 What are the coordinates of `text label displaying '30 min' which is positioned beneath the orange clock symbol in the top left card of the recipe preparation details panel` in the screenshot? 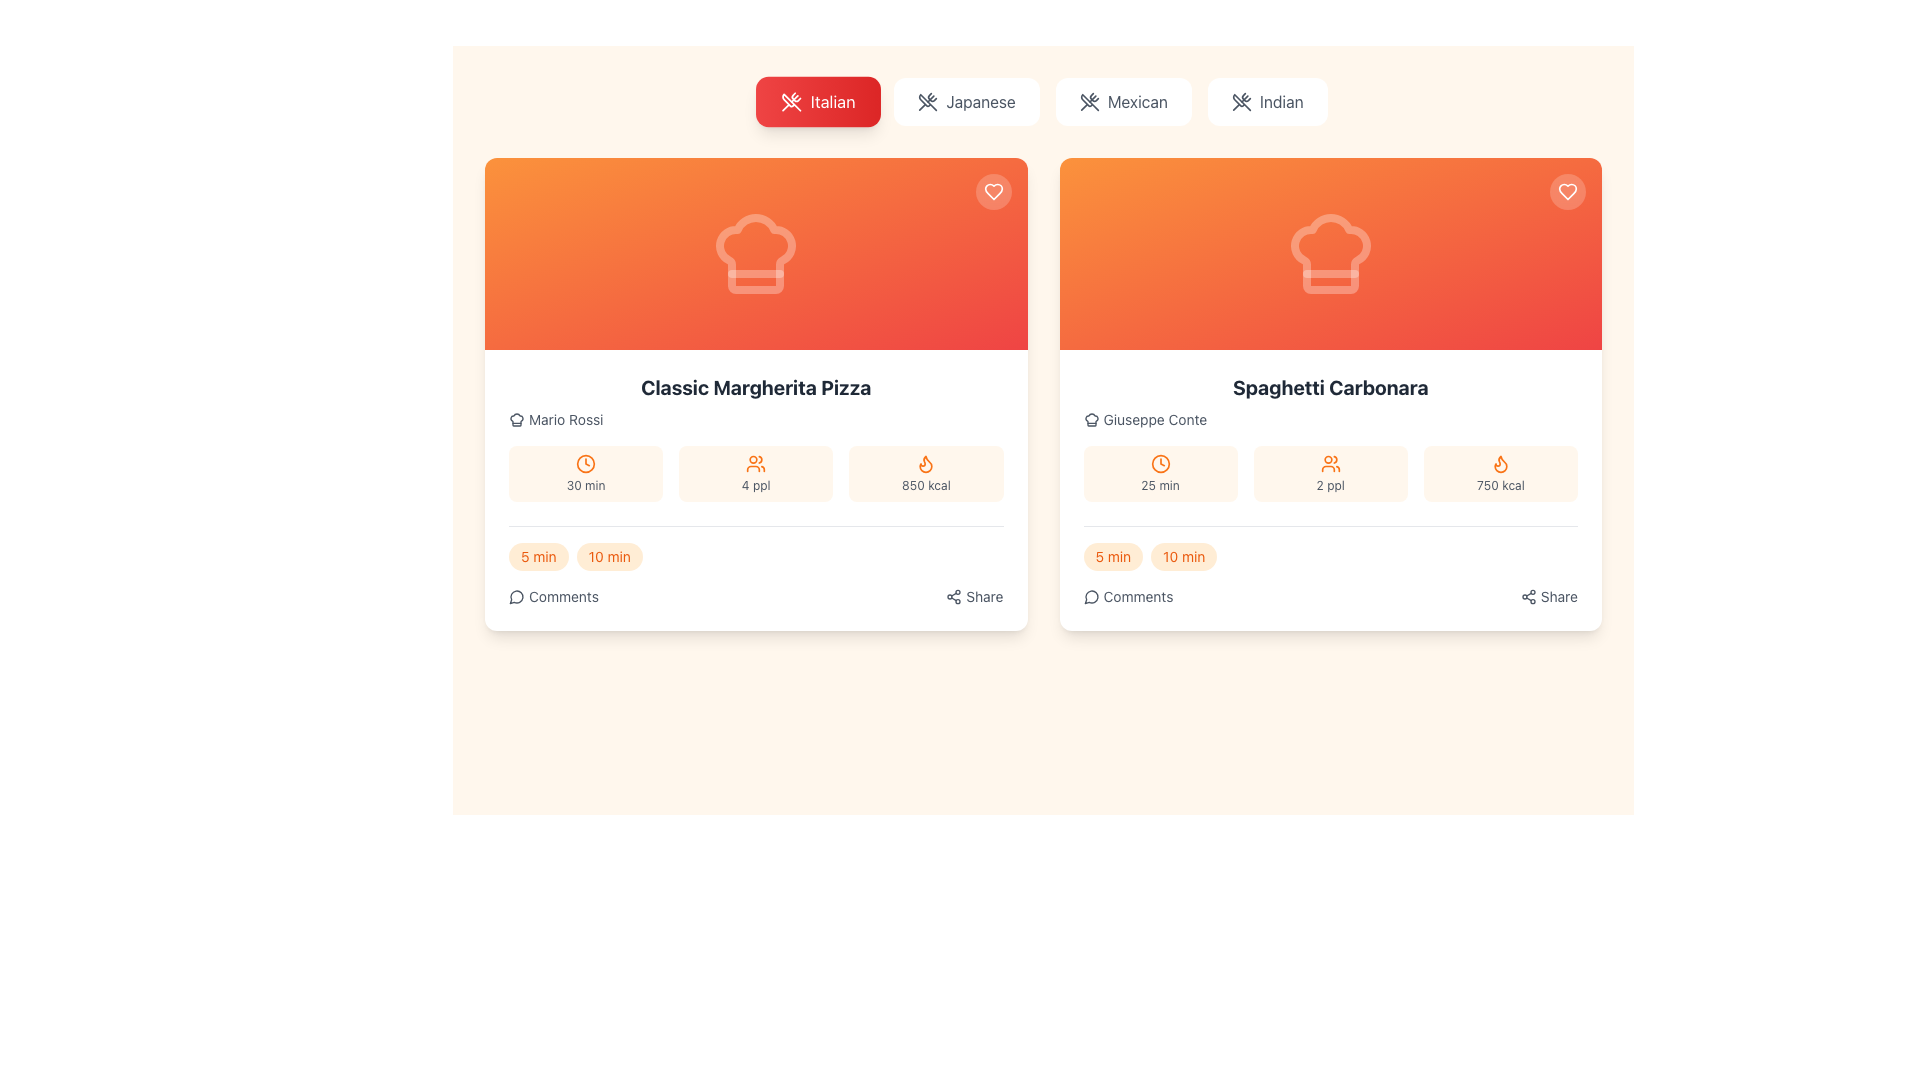 It's located at (585, 486).